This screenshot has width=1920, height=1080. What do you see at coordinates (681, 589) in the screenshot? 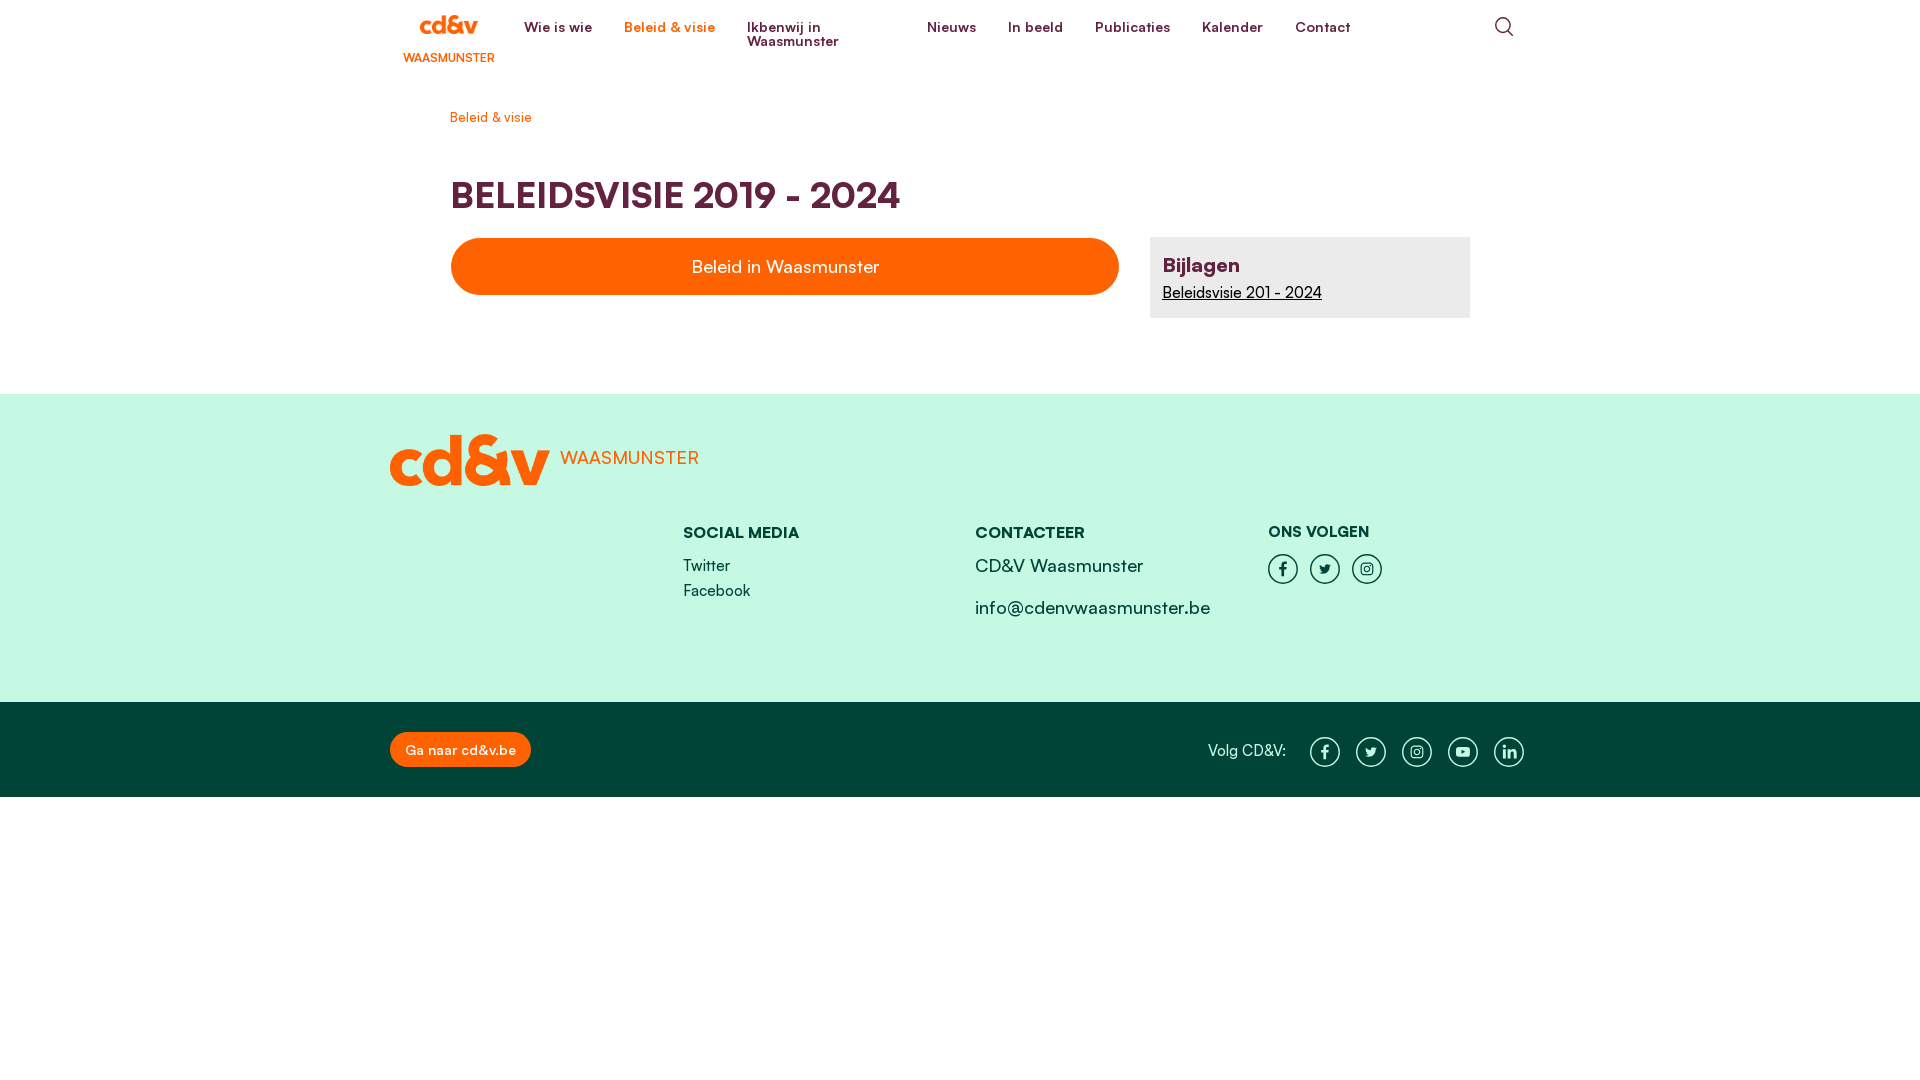
I see `'Facebook'` at bounding box center [681, 589].